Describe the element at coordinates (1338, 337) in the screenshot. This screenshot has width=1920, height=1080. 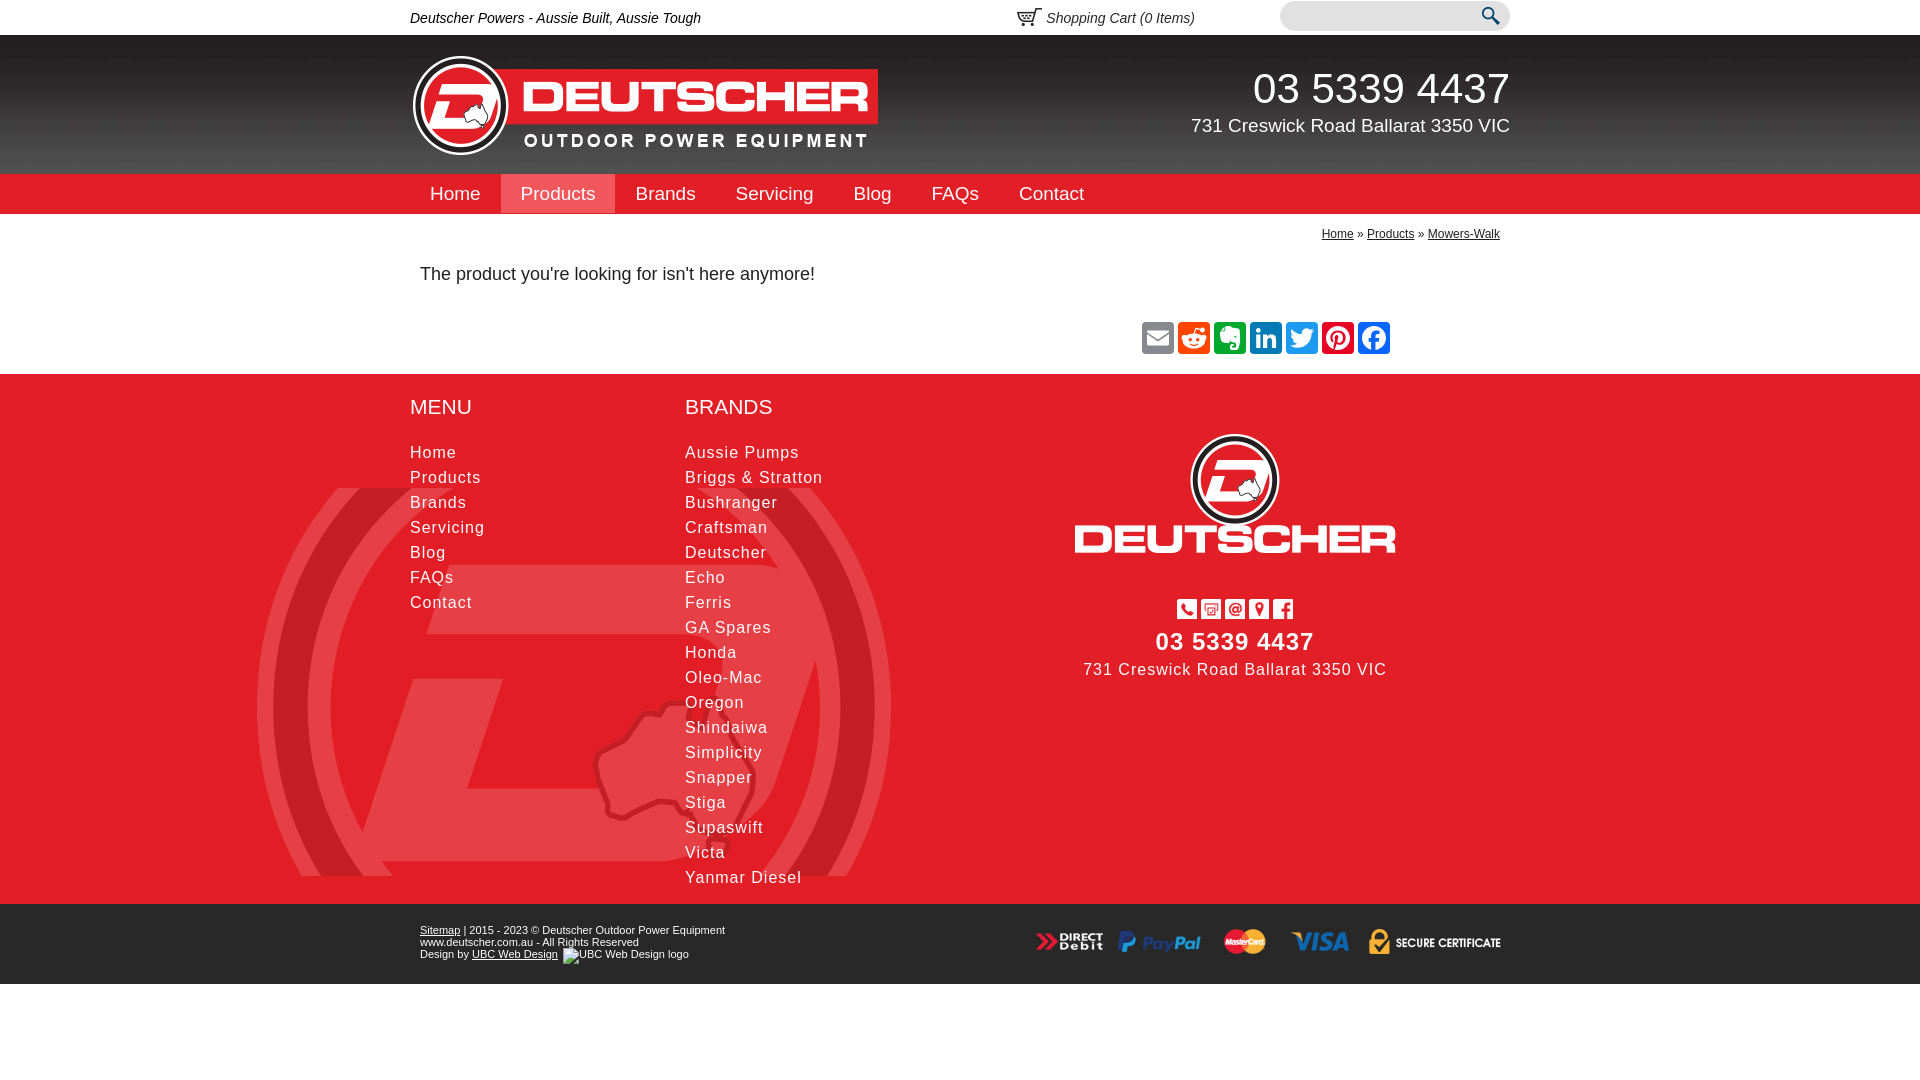
I see `'Pinterest'` at that location.